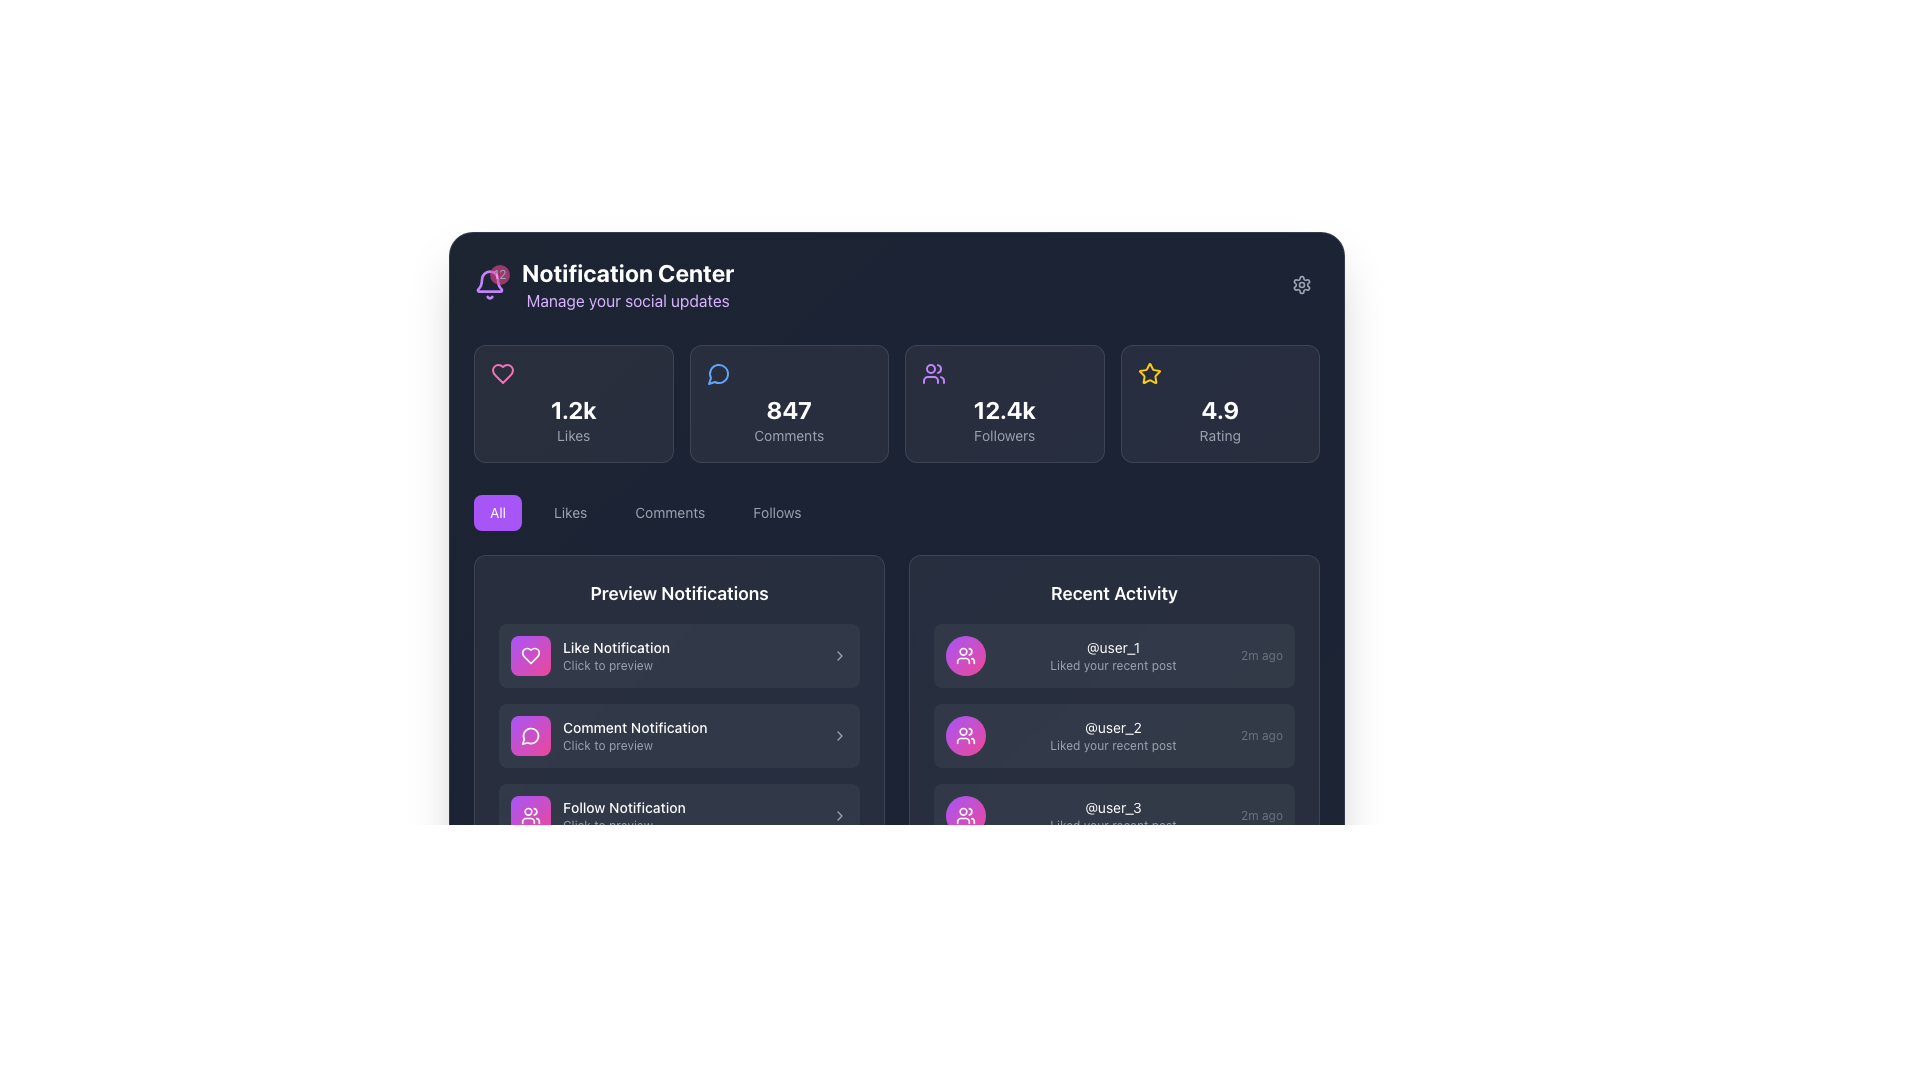 This screenshot has height=1080, width=1920. Describe the element at coordinates (543, 1022) in the screenshot. I see `the clear notifications button located in the footer area of the notification panel, positioned left-aligned relative to 'View All Activity', to observe the style change` at that location.